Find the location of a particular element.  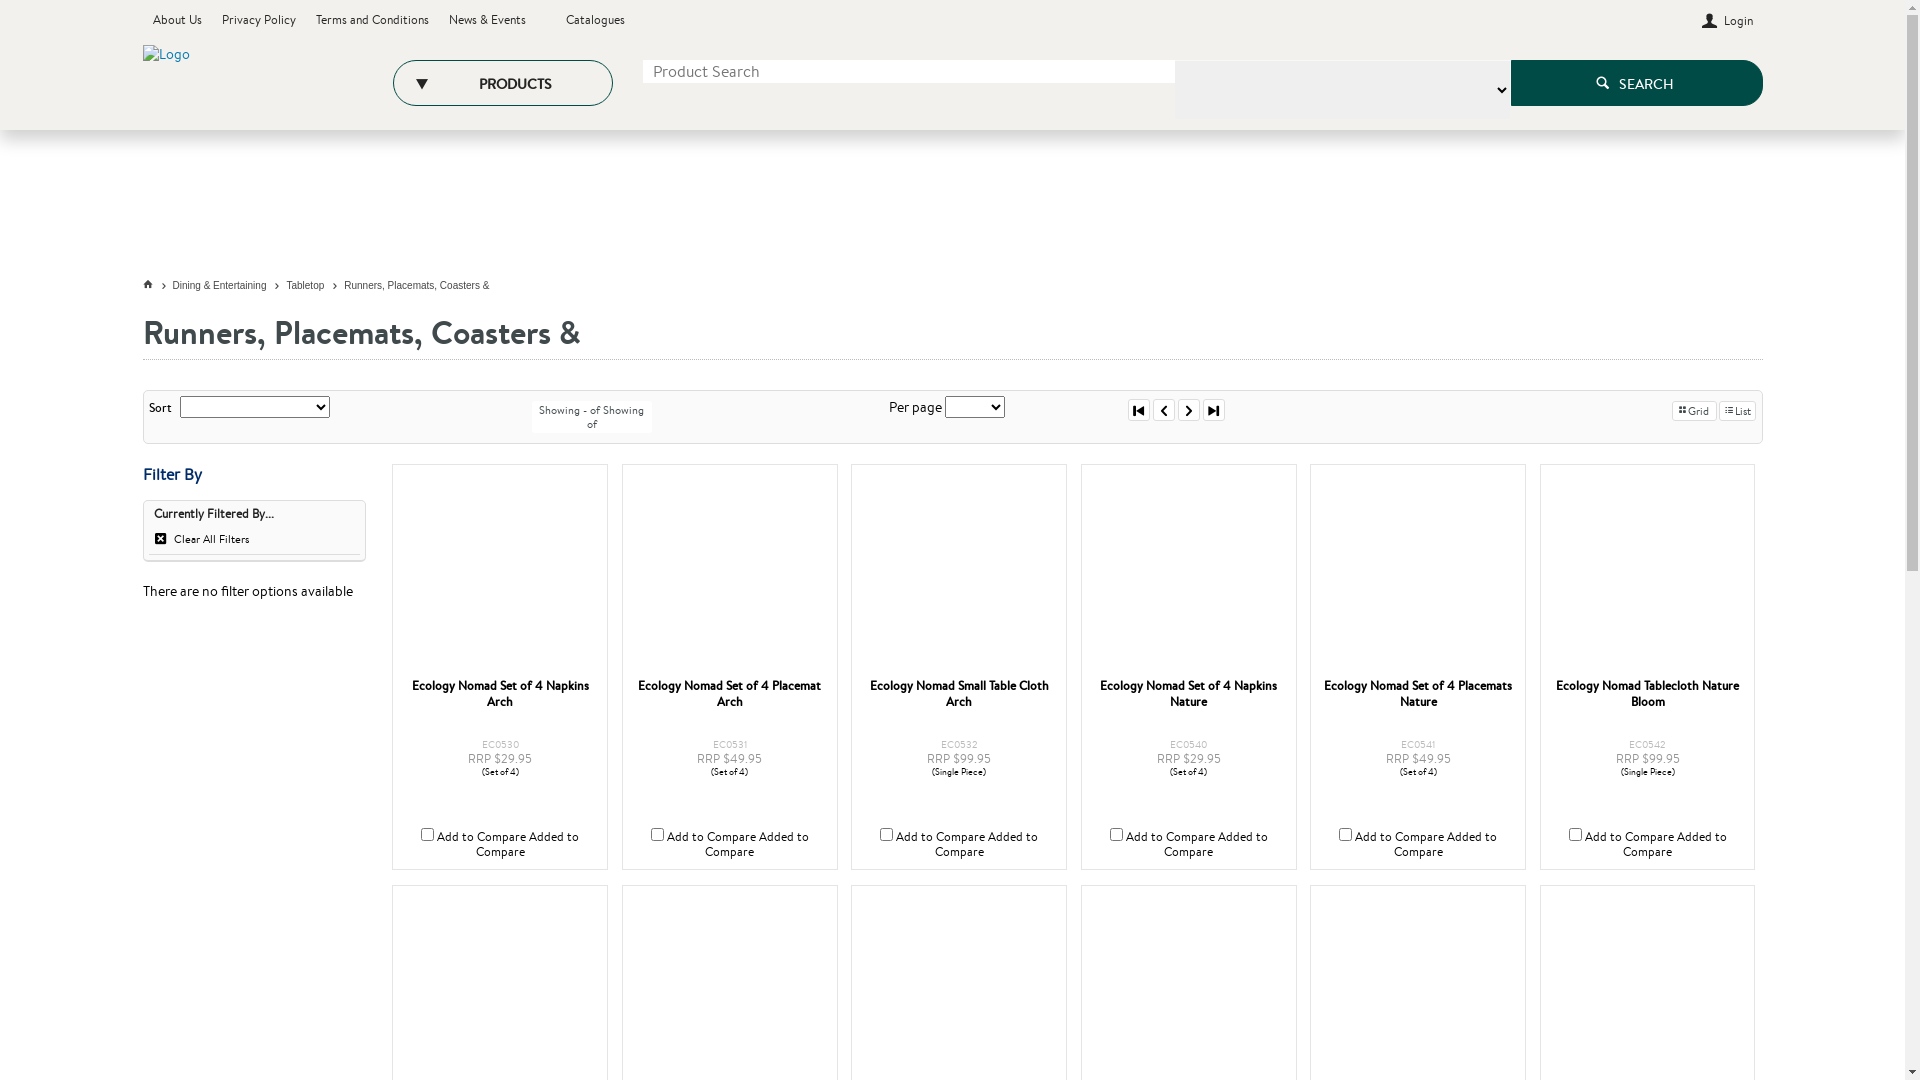

'Ecology Nomad Set of 4 Placemats Nature' is located at coordinates (1416, 571).